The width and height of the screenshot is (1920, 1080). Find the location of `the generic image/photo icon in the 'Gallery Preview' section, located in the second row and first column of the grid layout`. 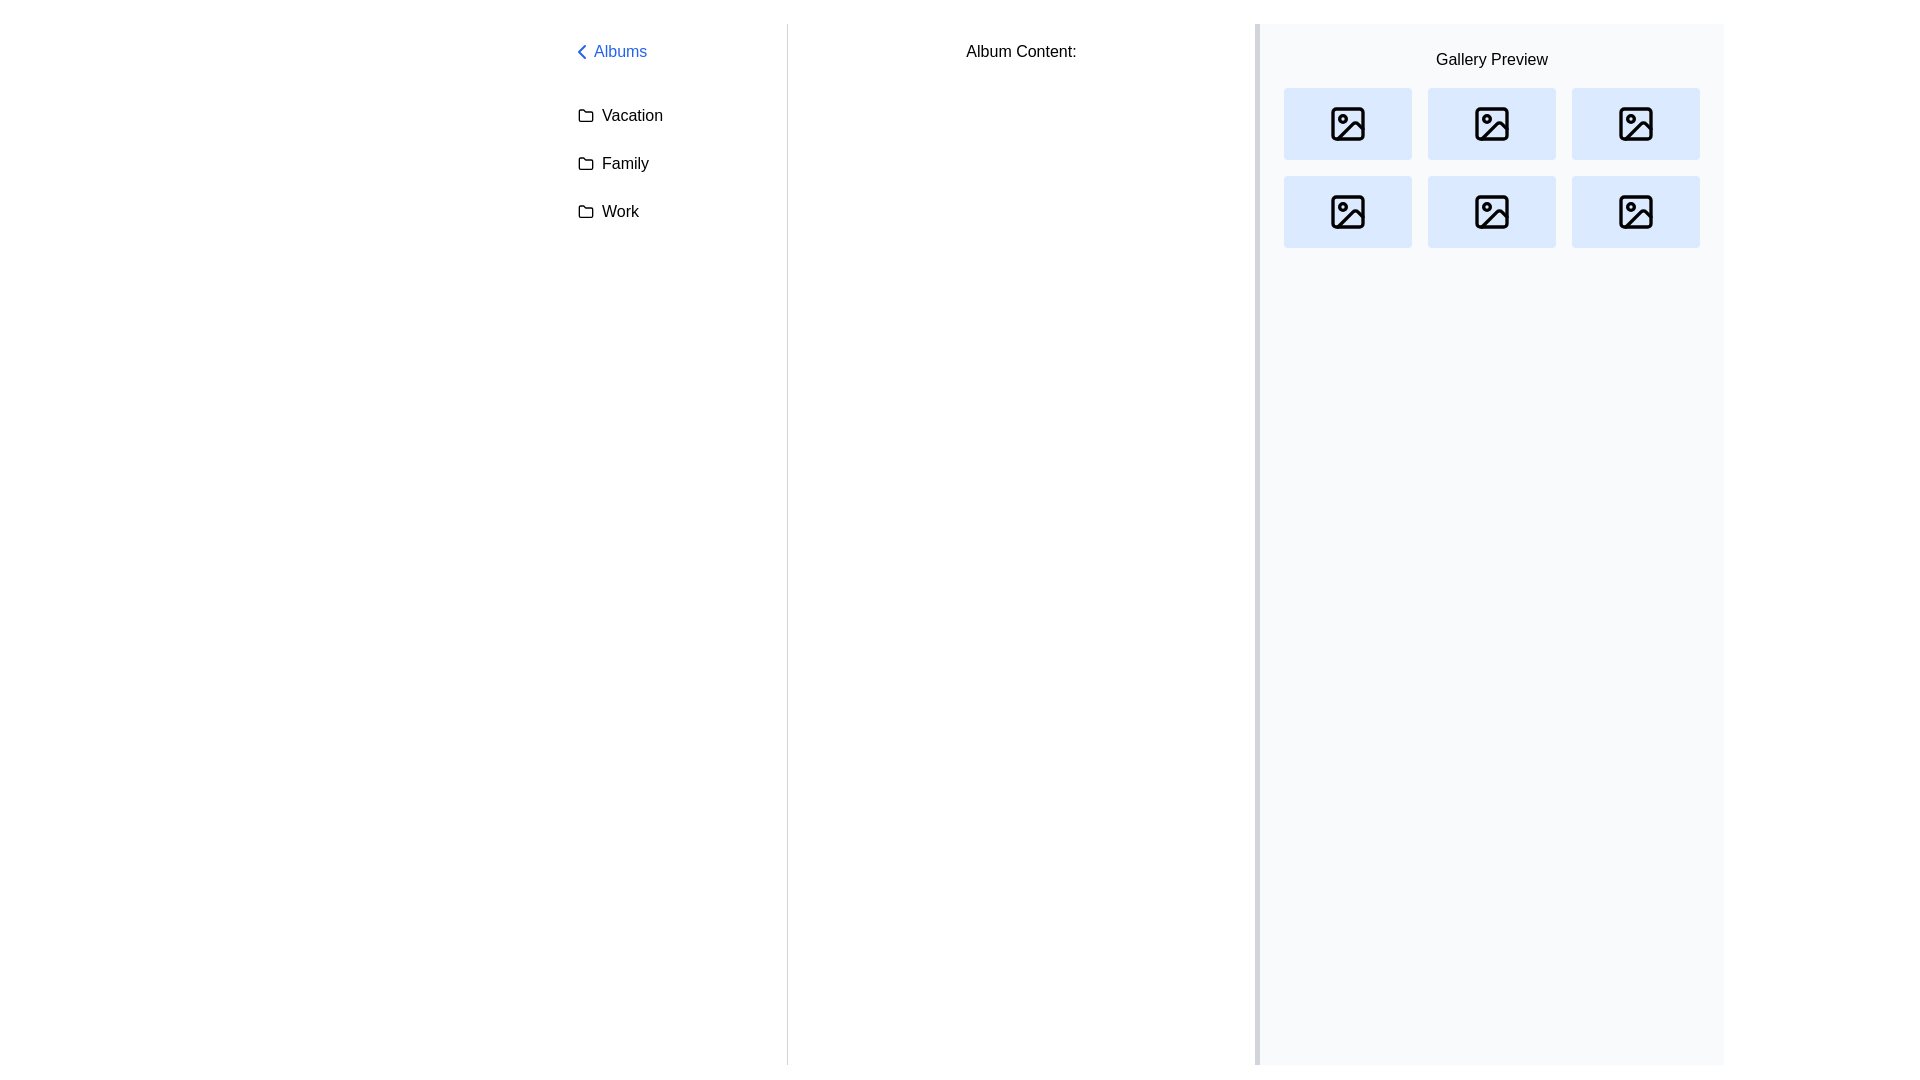

the generic image/photo icon in the 'Gallery Preview' section, located in the second row and first column of the grid layout is located at coordinates (1348, 212).